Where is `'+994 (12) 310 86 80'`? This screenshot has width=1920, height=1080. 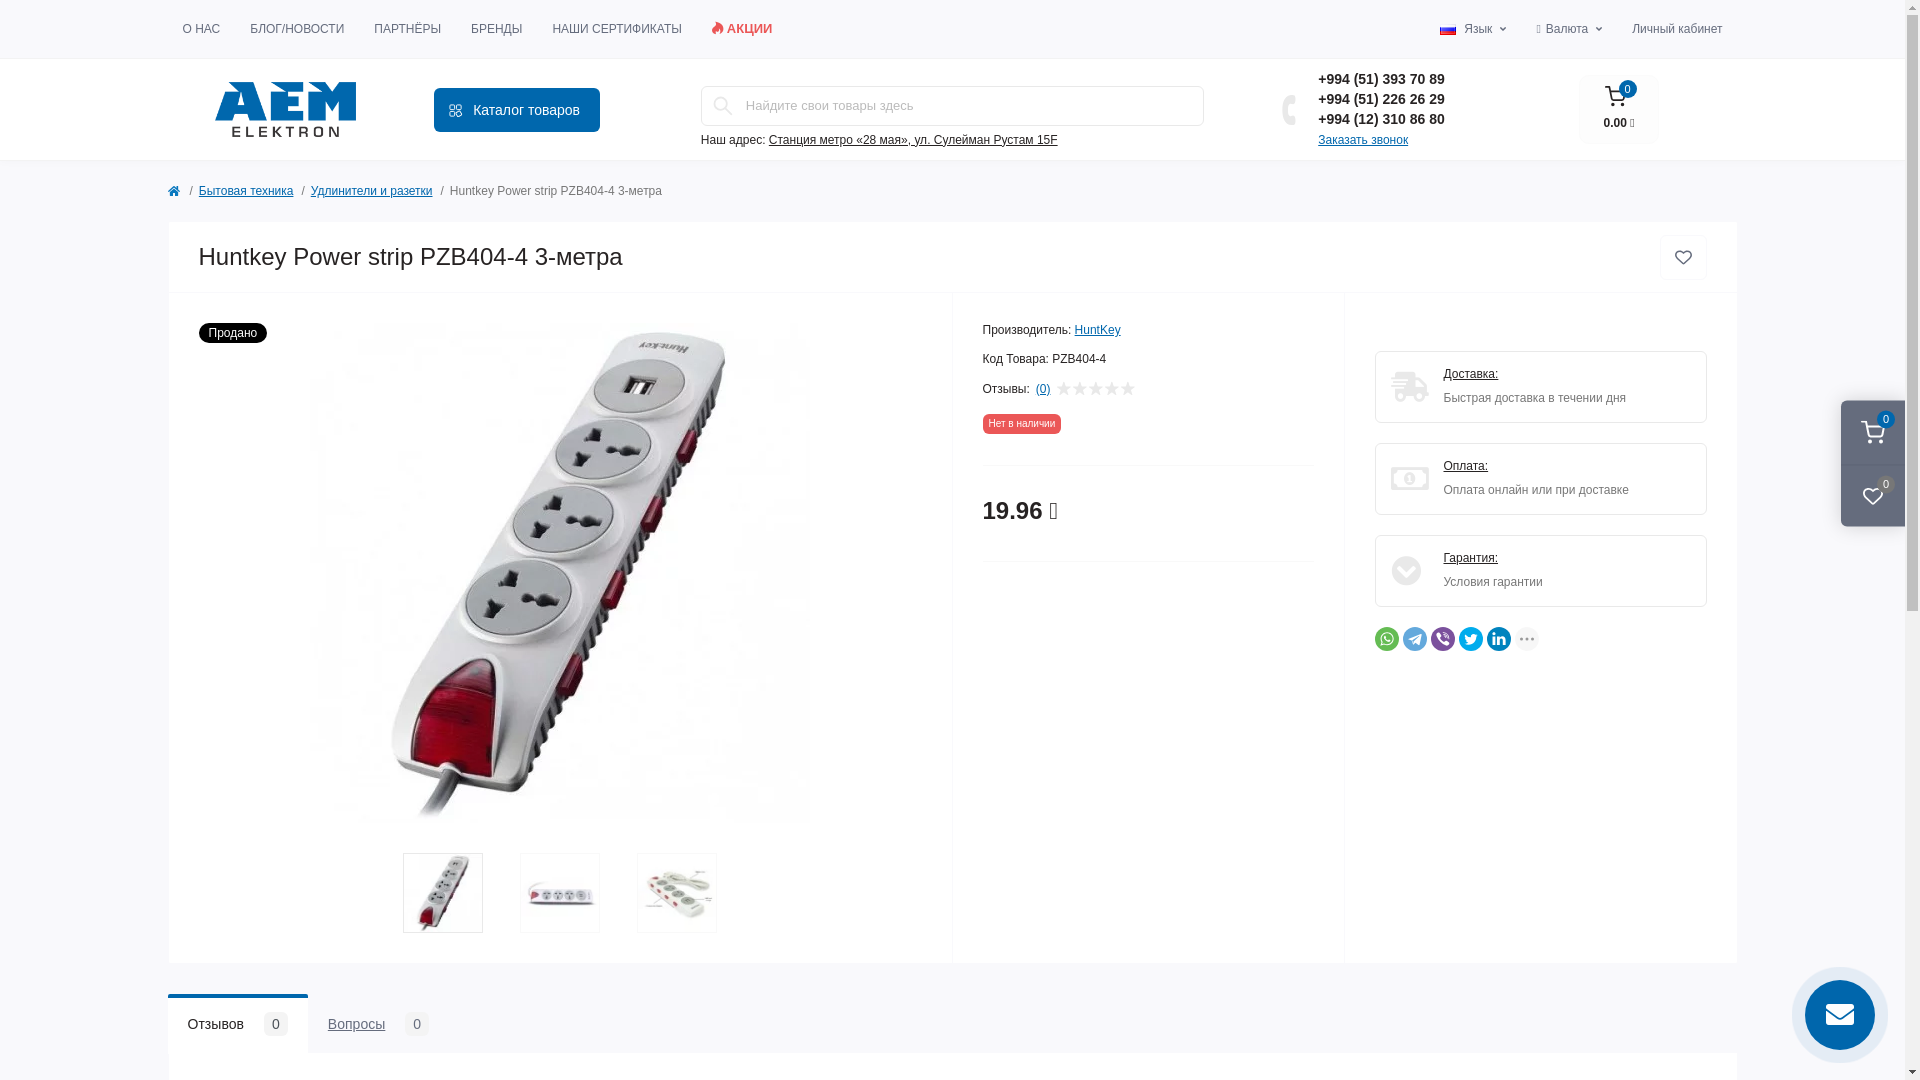
'+994 (12) 310 86 80' is located at coordinates (1380, 119).